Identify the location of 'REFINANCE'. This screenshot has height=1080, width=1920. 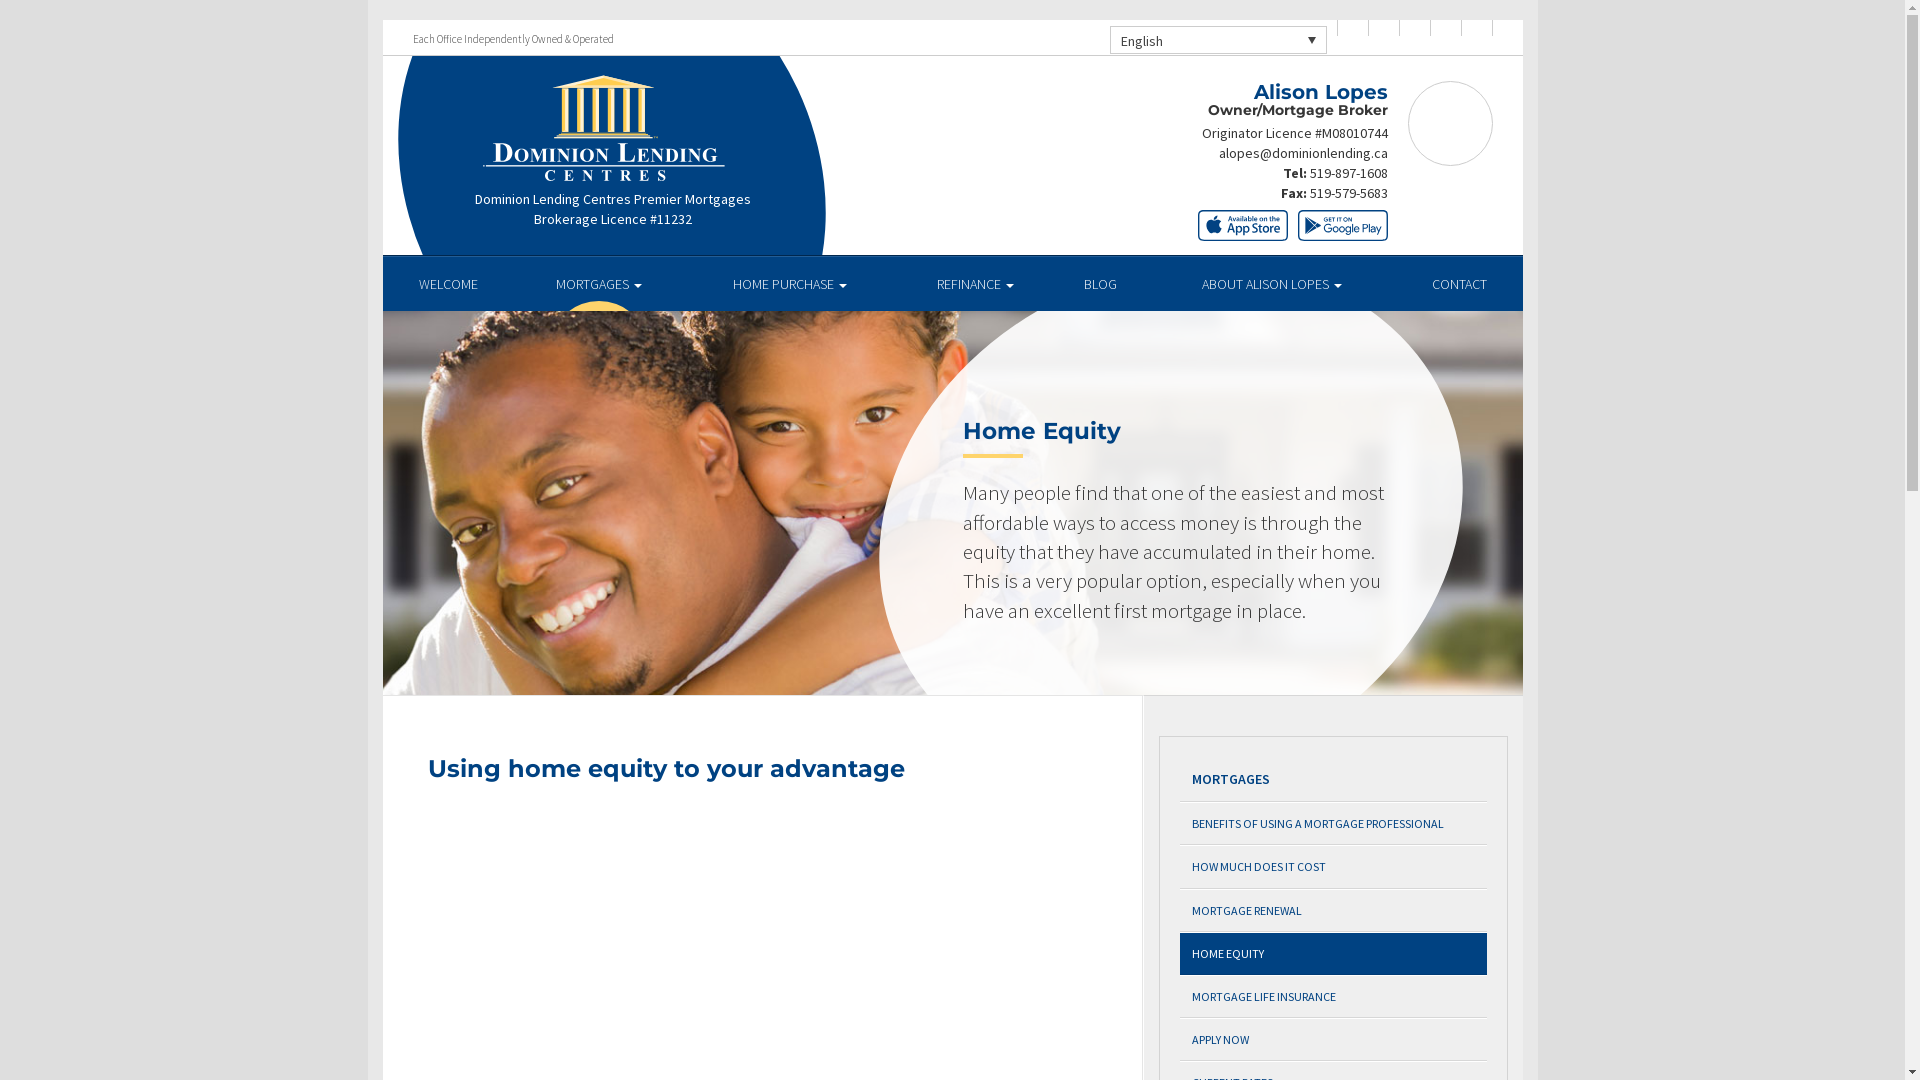
(974, 284).